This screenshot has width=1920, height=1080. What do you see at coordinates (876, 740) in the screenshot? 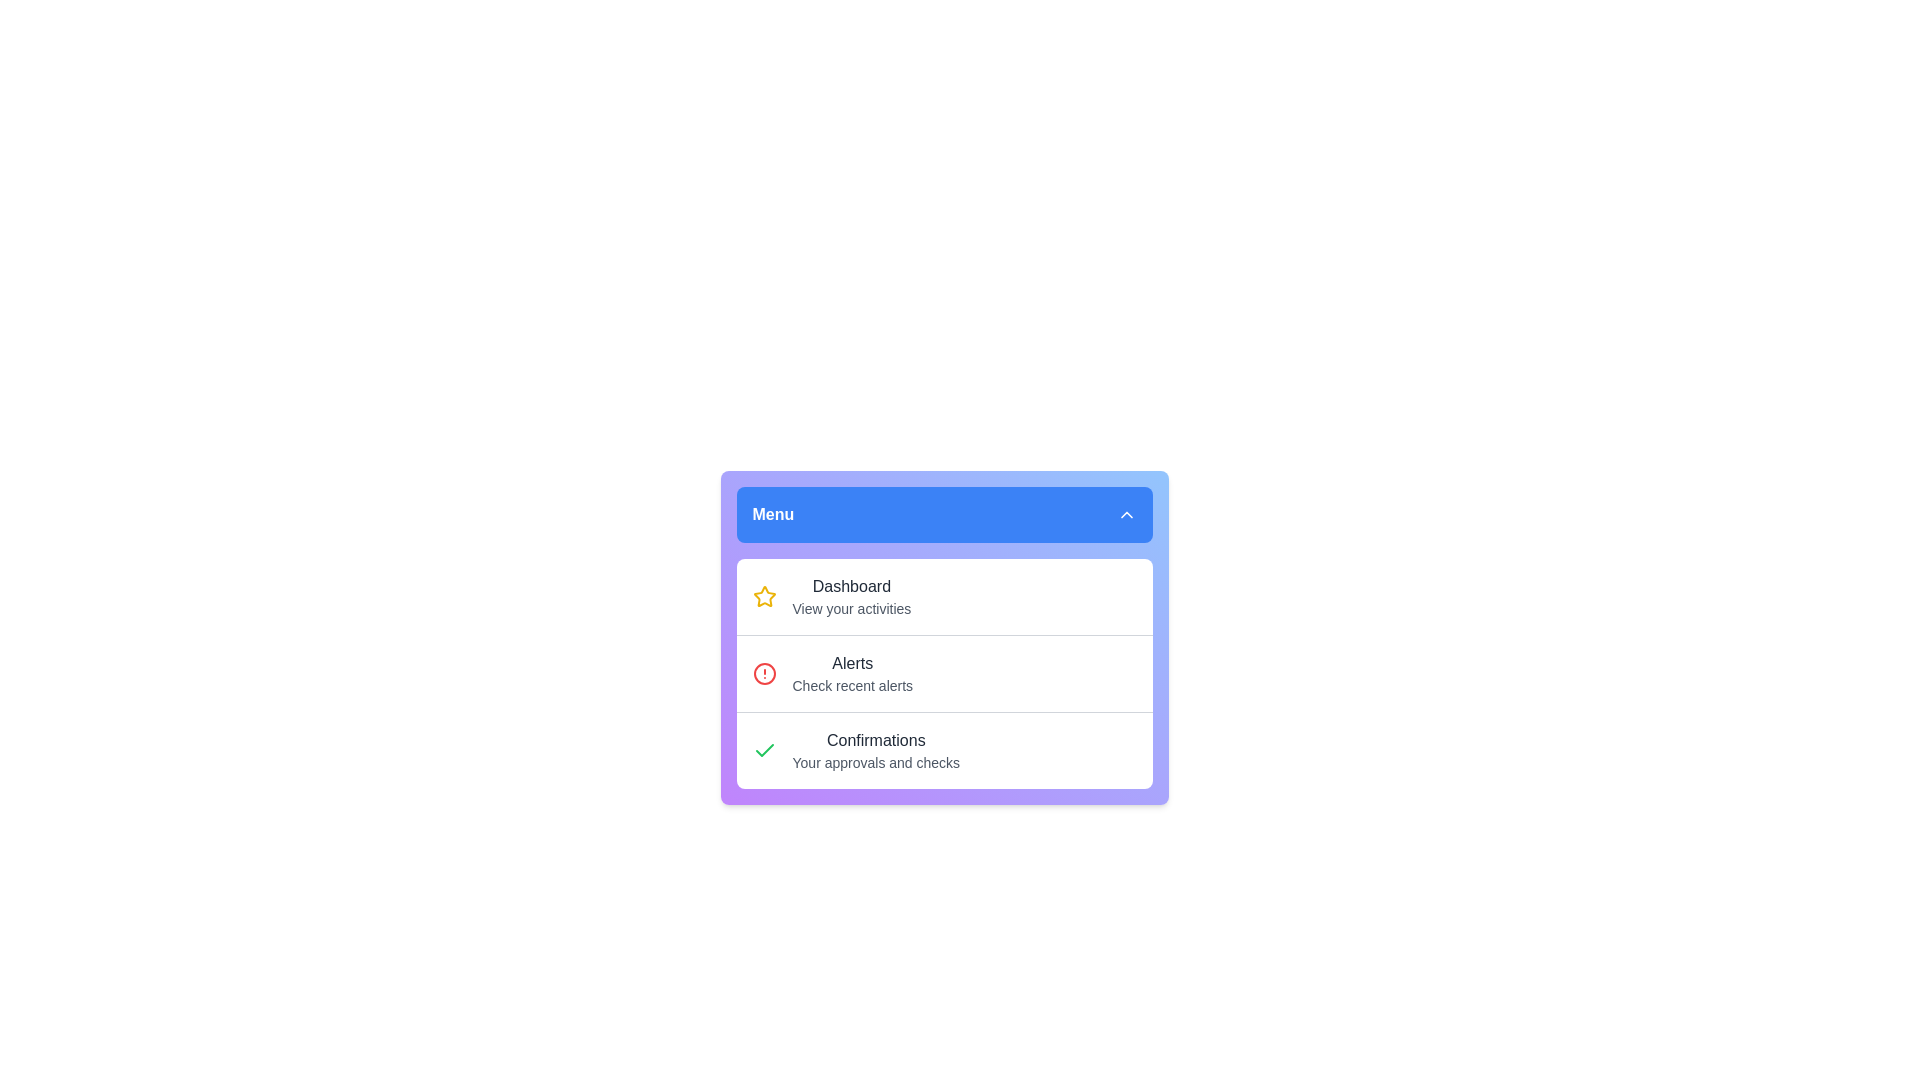
I see `the 'Confirmations' text label element, which is styled with a medium font weight and dark gray color, located above 'Your approvals and checks' within a card interface` at bounding box center [876, 740].